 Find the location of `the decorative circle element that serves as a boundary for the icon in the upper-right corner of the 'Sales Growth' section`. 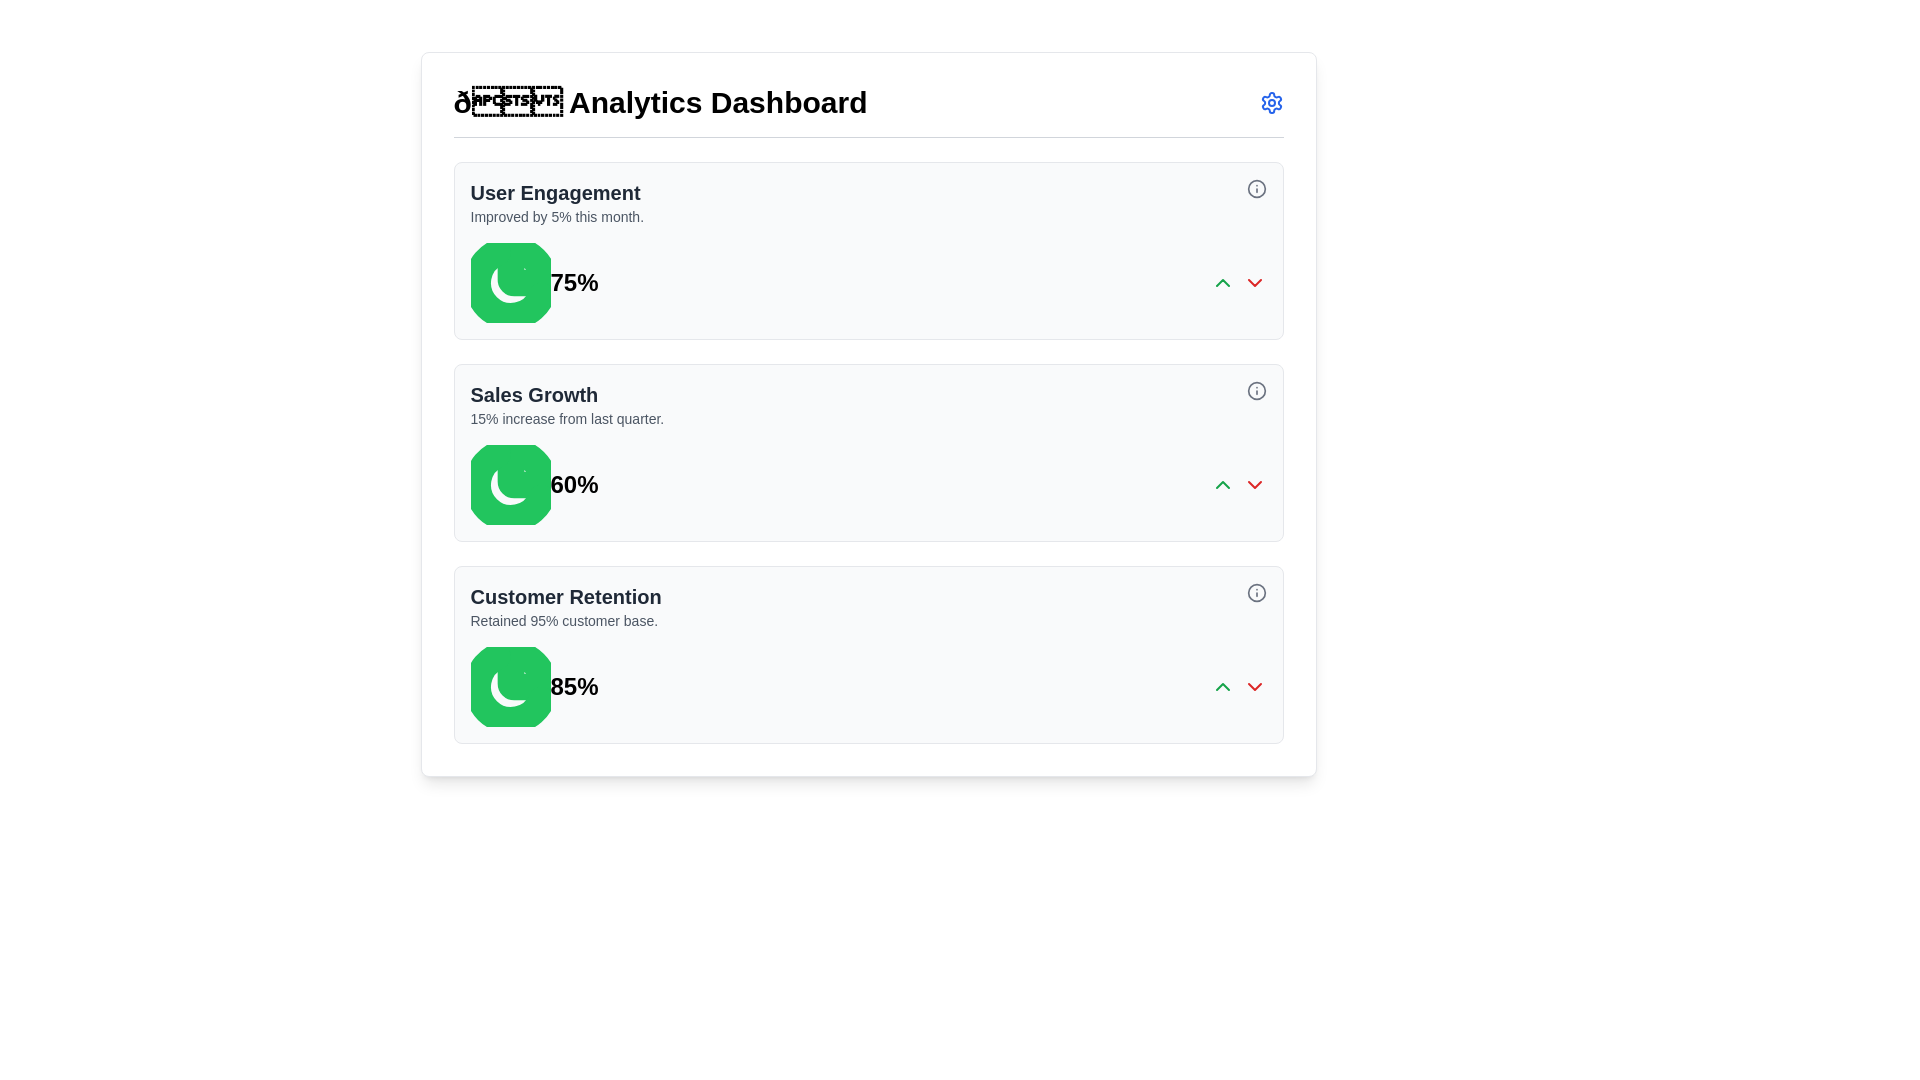

the decorative circle element that serves as a boundary for the icon in the upper-right corner of the 'Sales Growth' section is located at coordinates (1255, 390).